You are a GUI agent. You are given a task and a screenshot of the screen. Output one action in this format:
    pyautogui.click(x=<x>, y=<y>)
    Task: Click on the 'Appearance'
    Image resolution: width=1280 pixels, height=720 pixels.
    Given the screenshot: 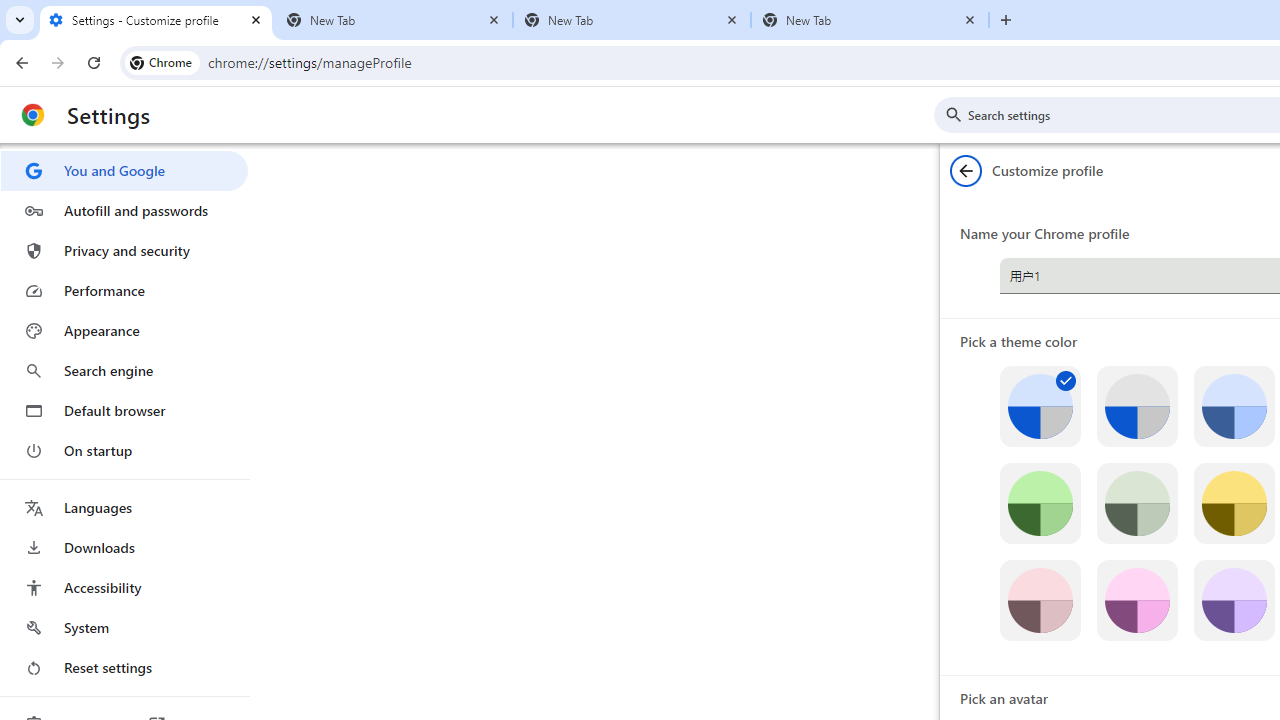 What is the action you would take?
    pyautogui.click(x=123, y=330)
    